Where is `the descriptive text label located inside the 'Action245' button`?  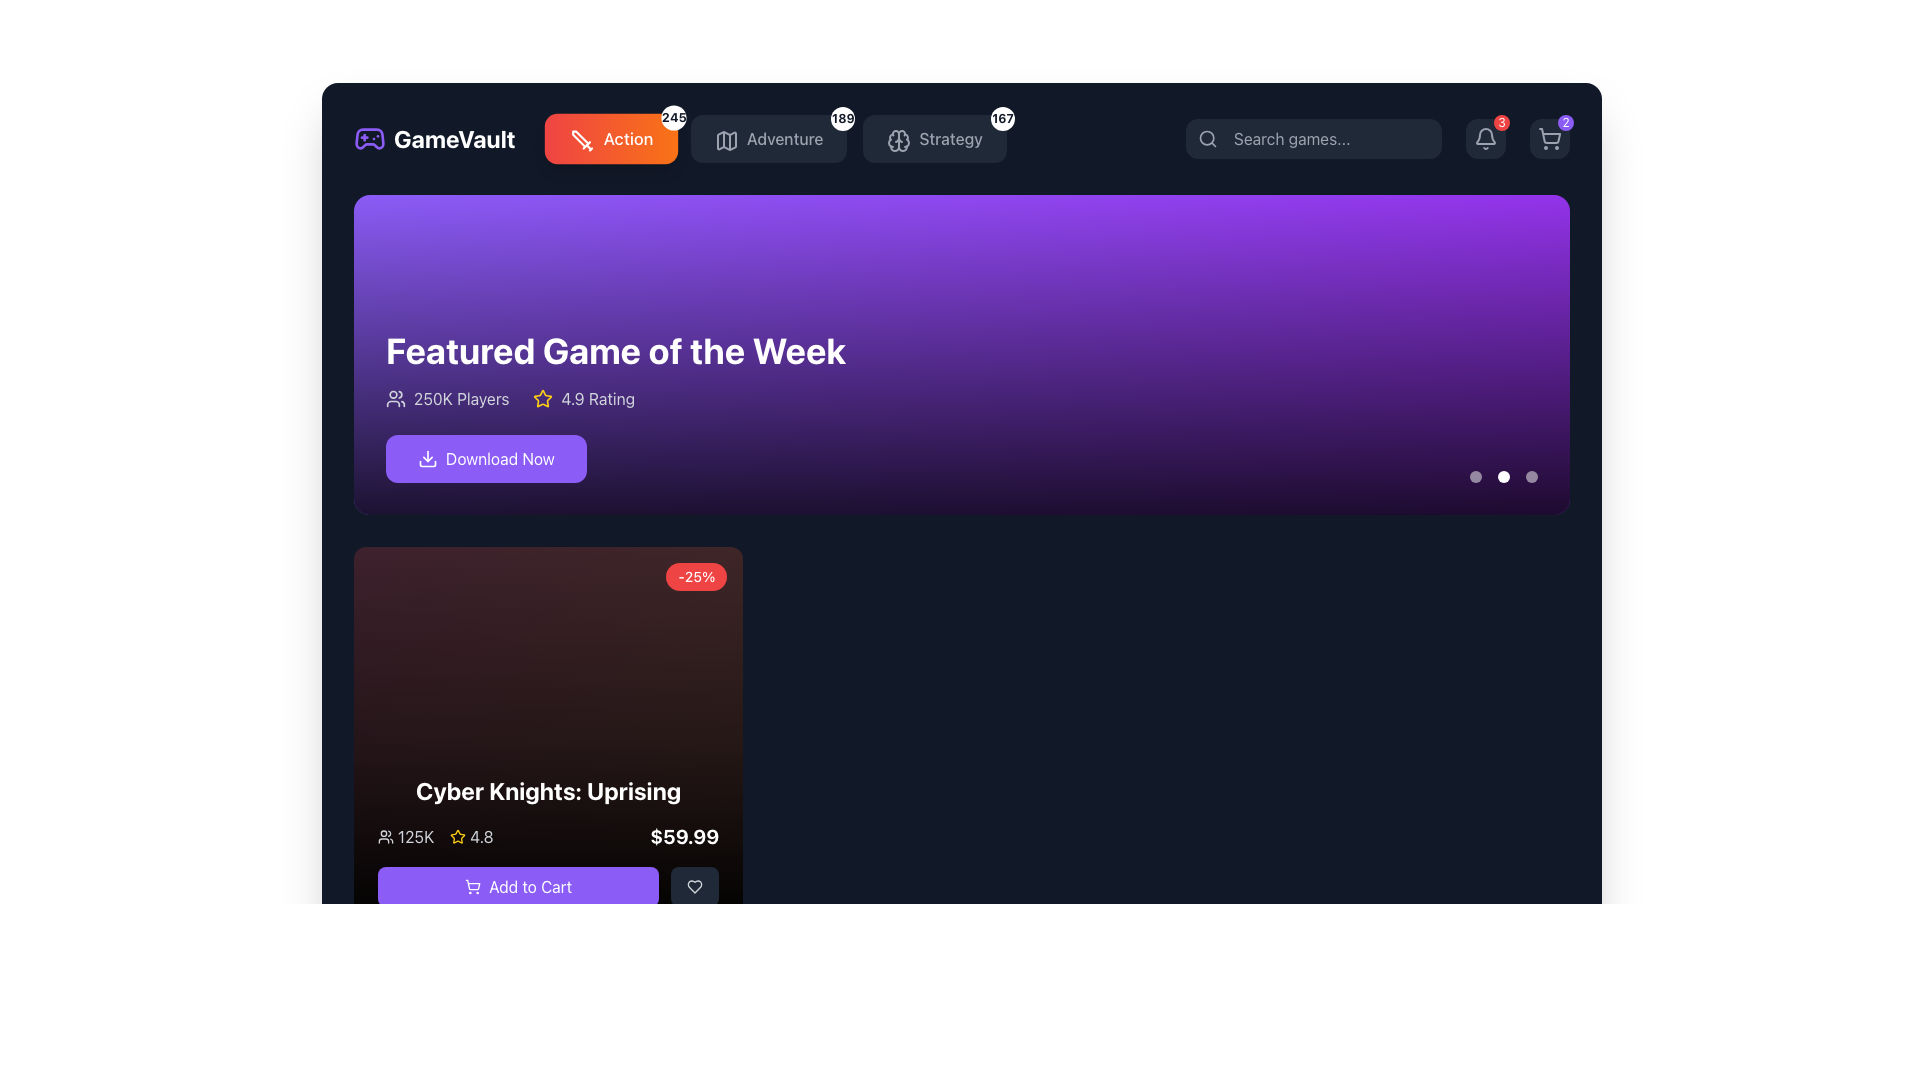
the descriptive text label located inside the 'Action245' button is located at coordinates (627, 137).